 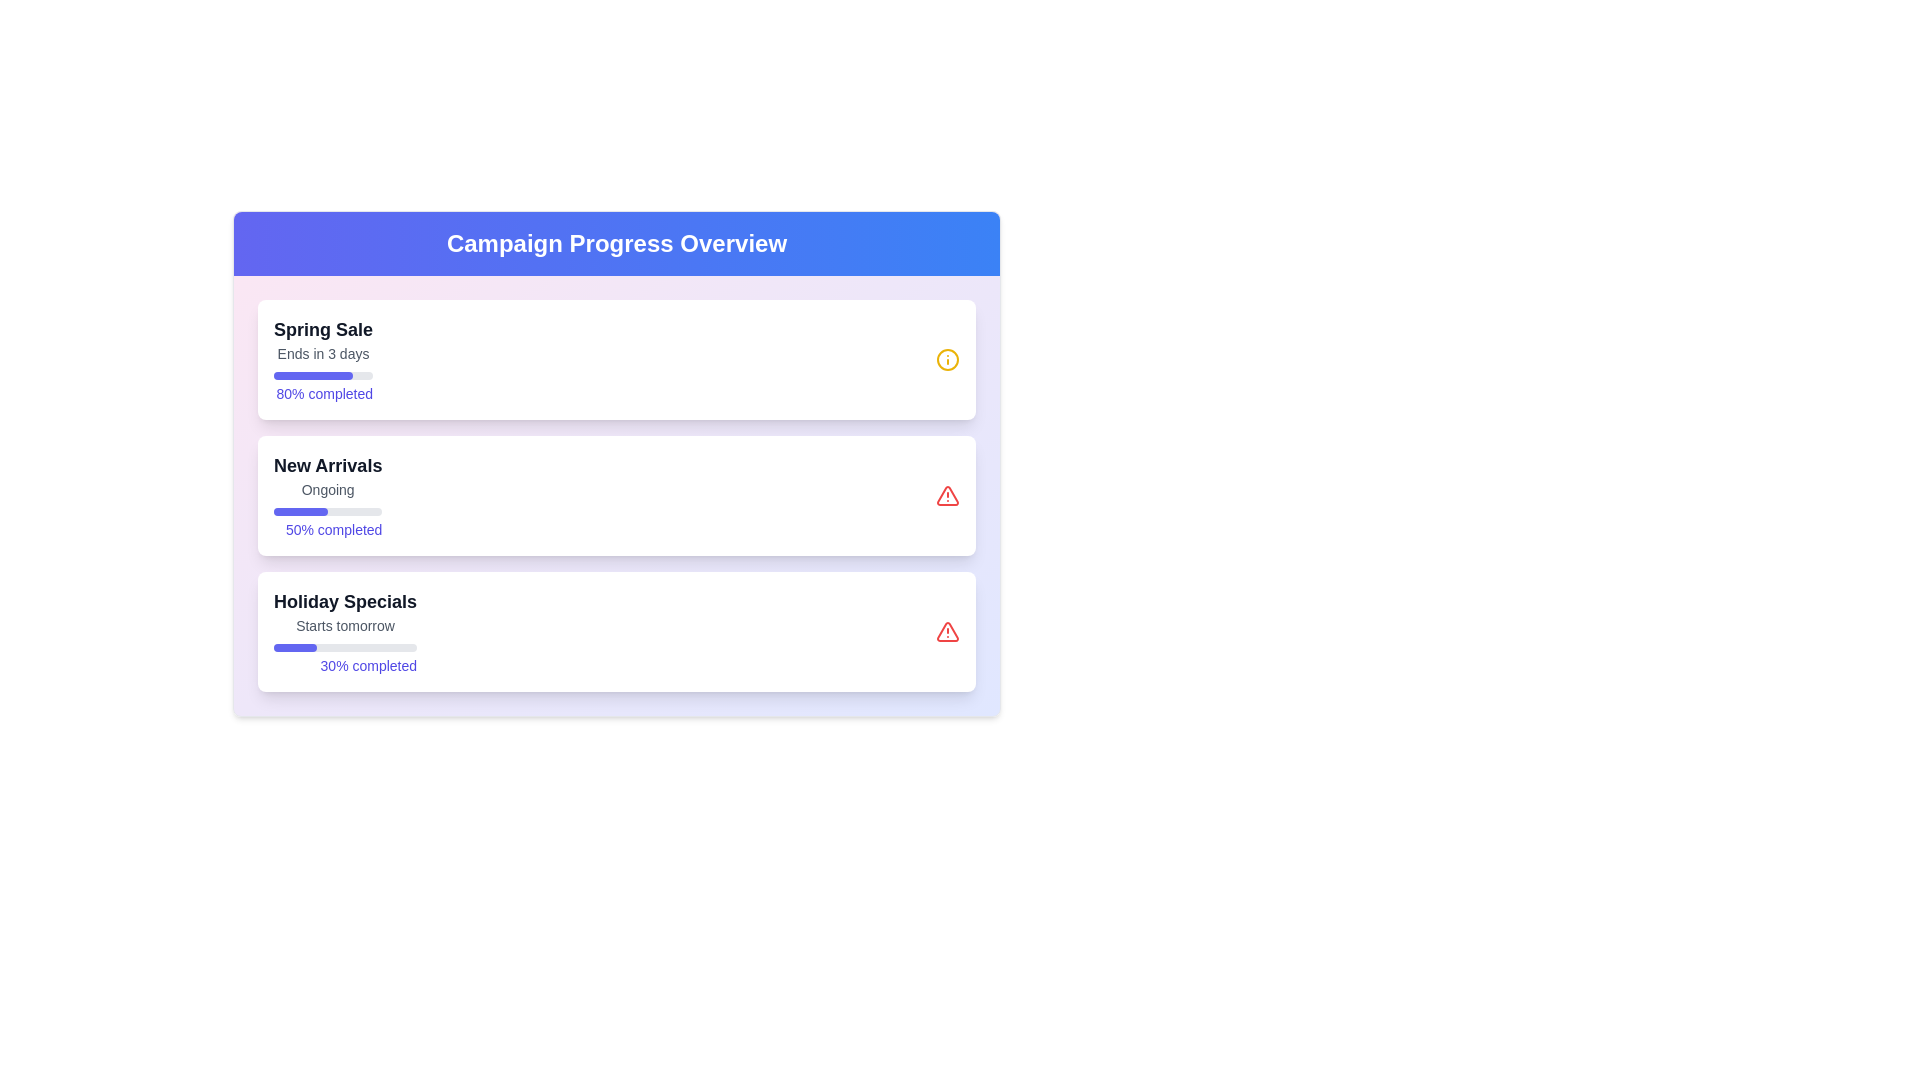 What do you see at coordinates (323, 353) in the screenshot?
I see `text from the text label that displays 'Ends in 3 days', which is styled in small gray text and positioned above the progress bar following the title 'Spring Sale'` at bounding box center [323, 353].